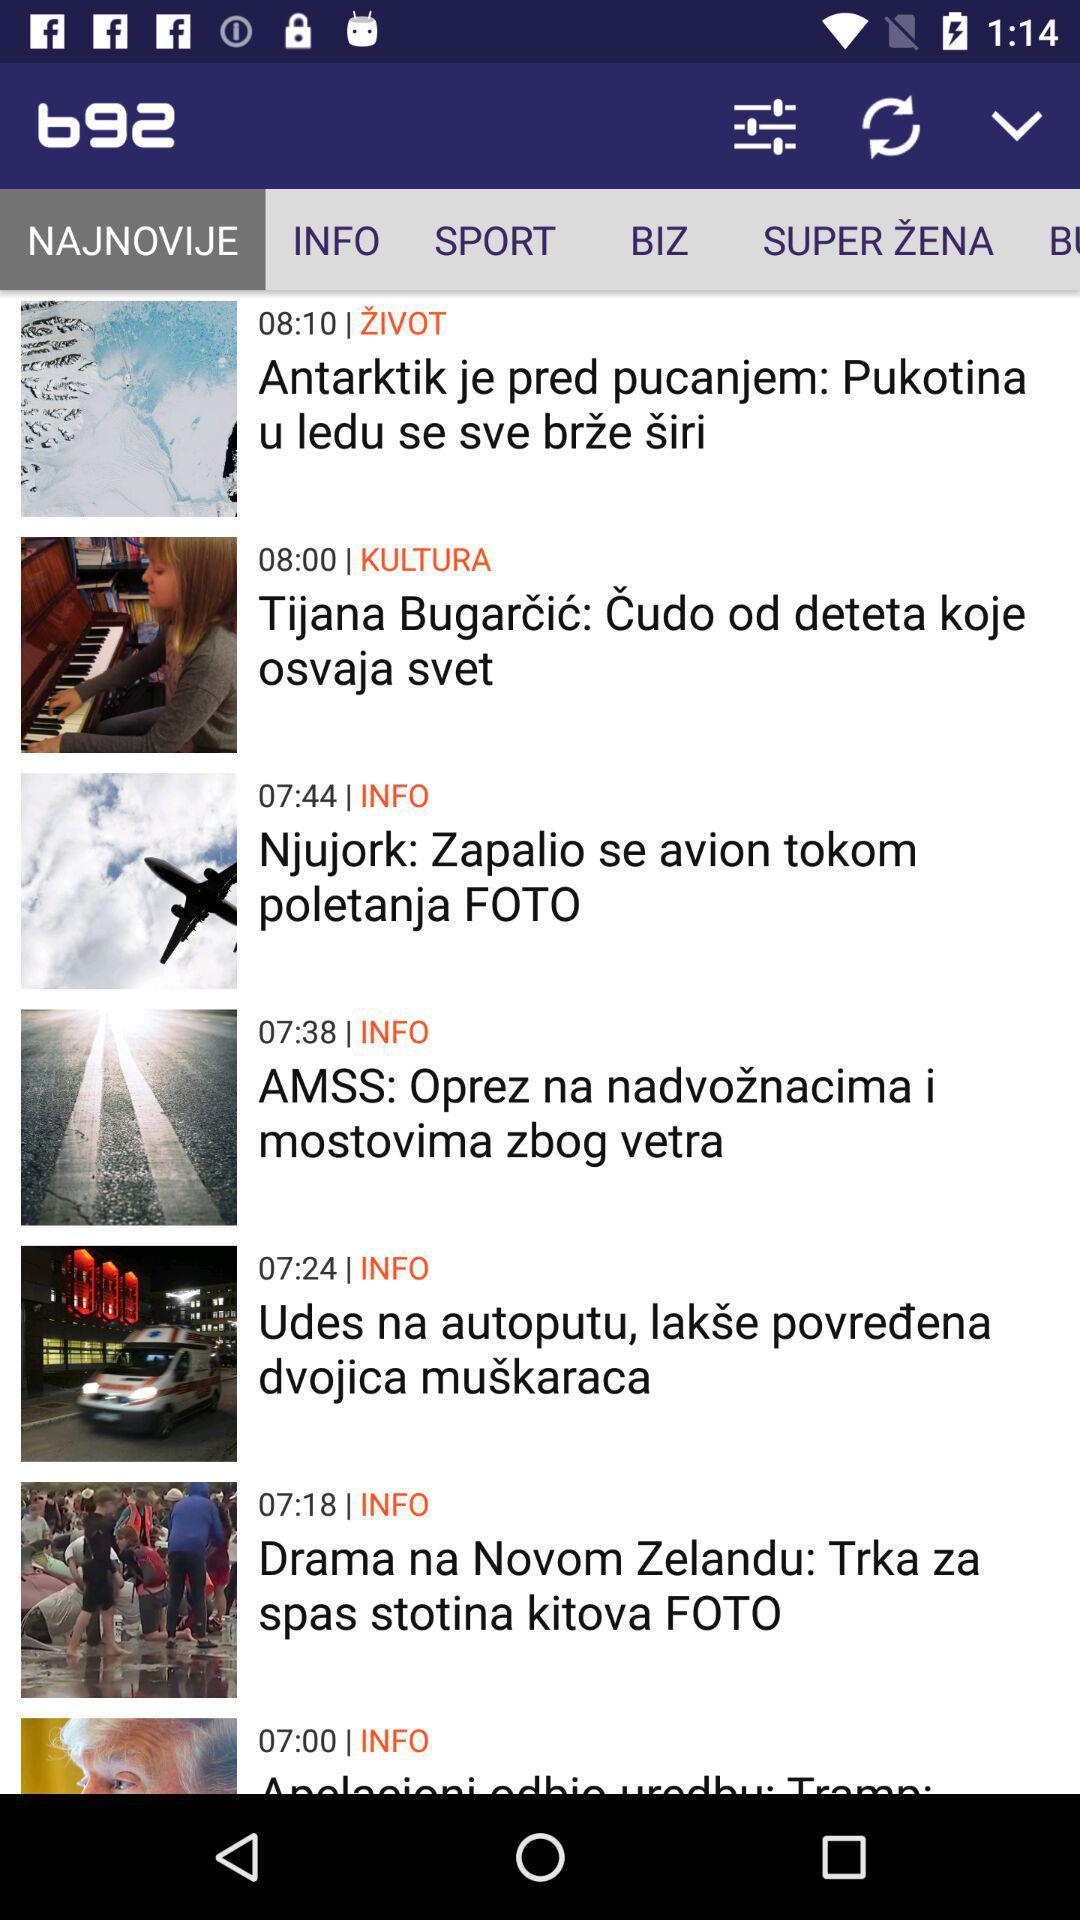 The width and height of the screenshot is (1080, 1920). What do you see at coordinates (658, 401) in the screenshot?
I see `the icon above 08:00 |  item` at bounding box center [658, 401].